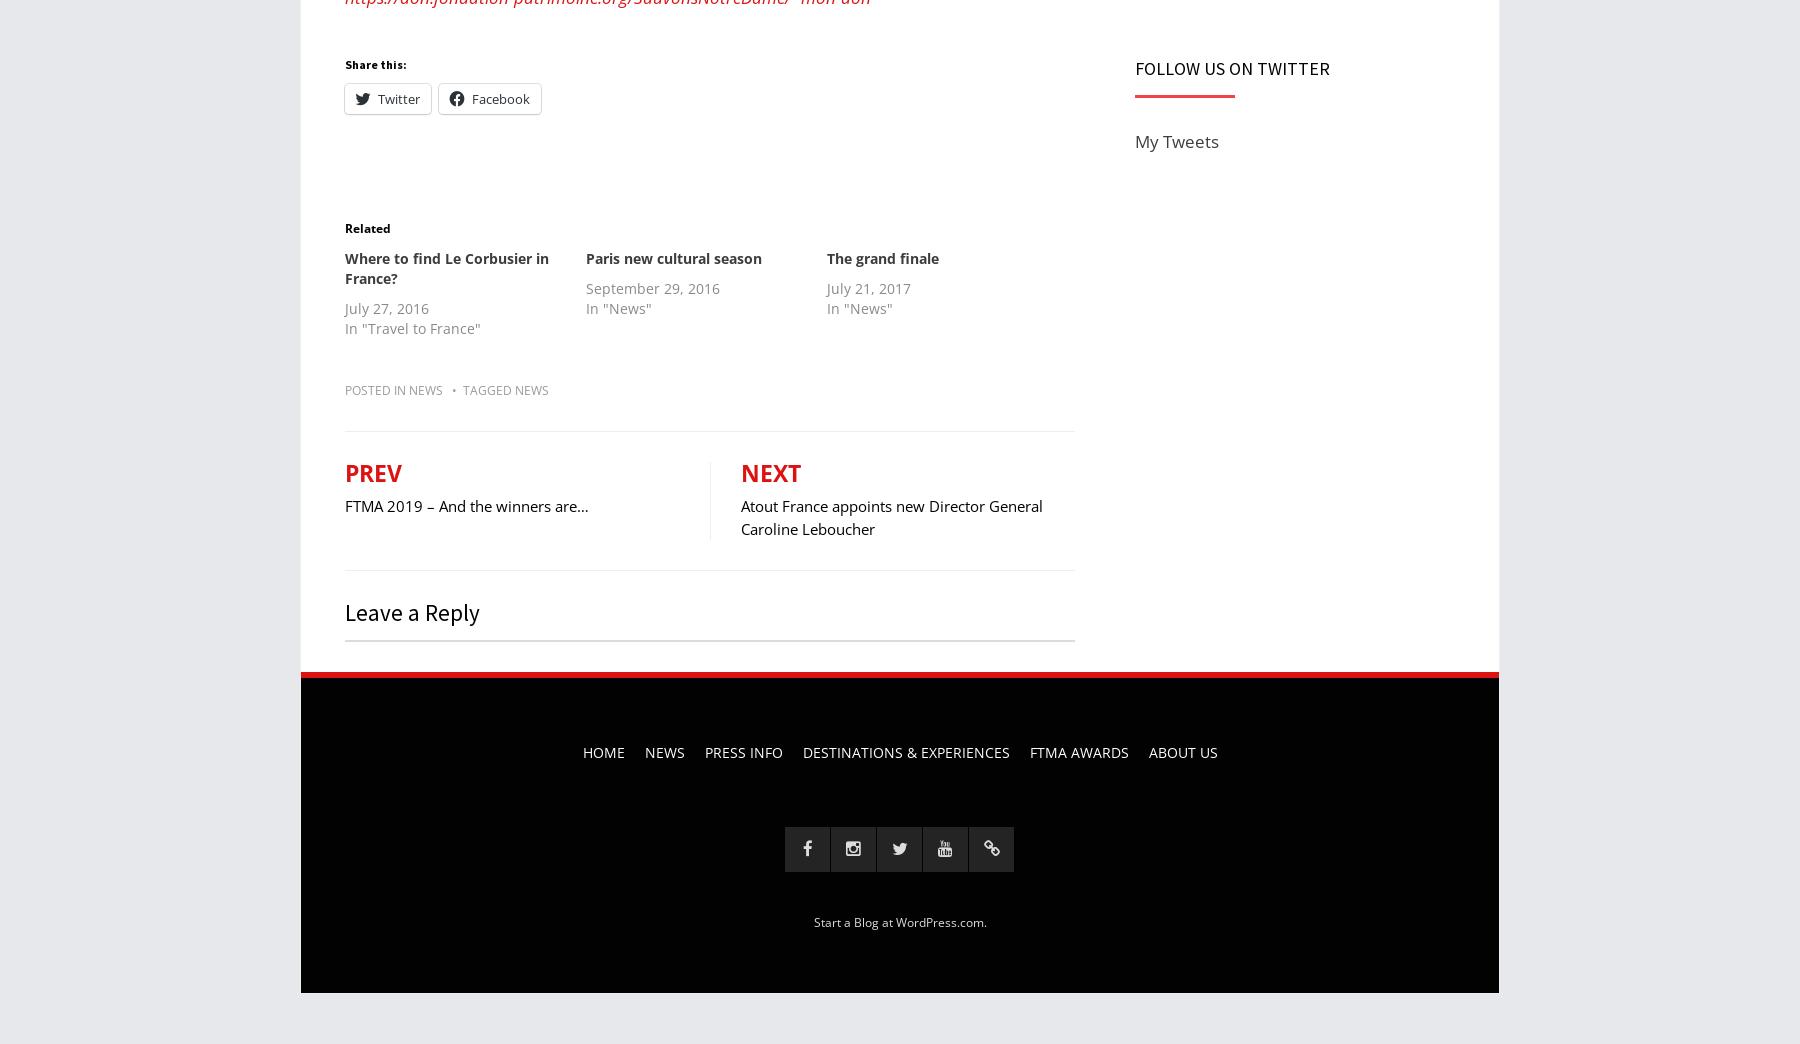 Image resolution: width=1800 pixels, height=1044 pixels. Describe the element at coordinates (1176, 140) in the screenshot. I see `'My Tweets'` at that location.